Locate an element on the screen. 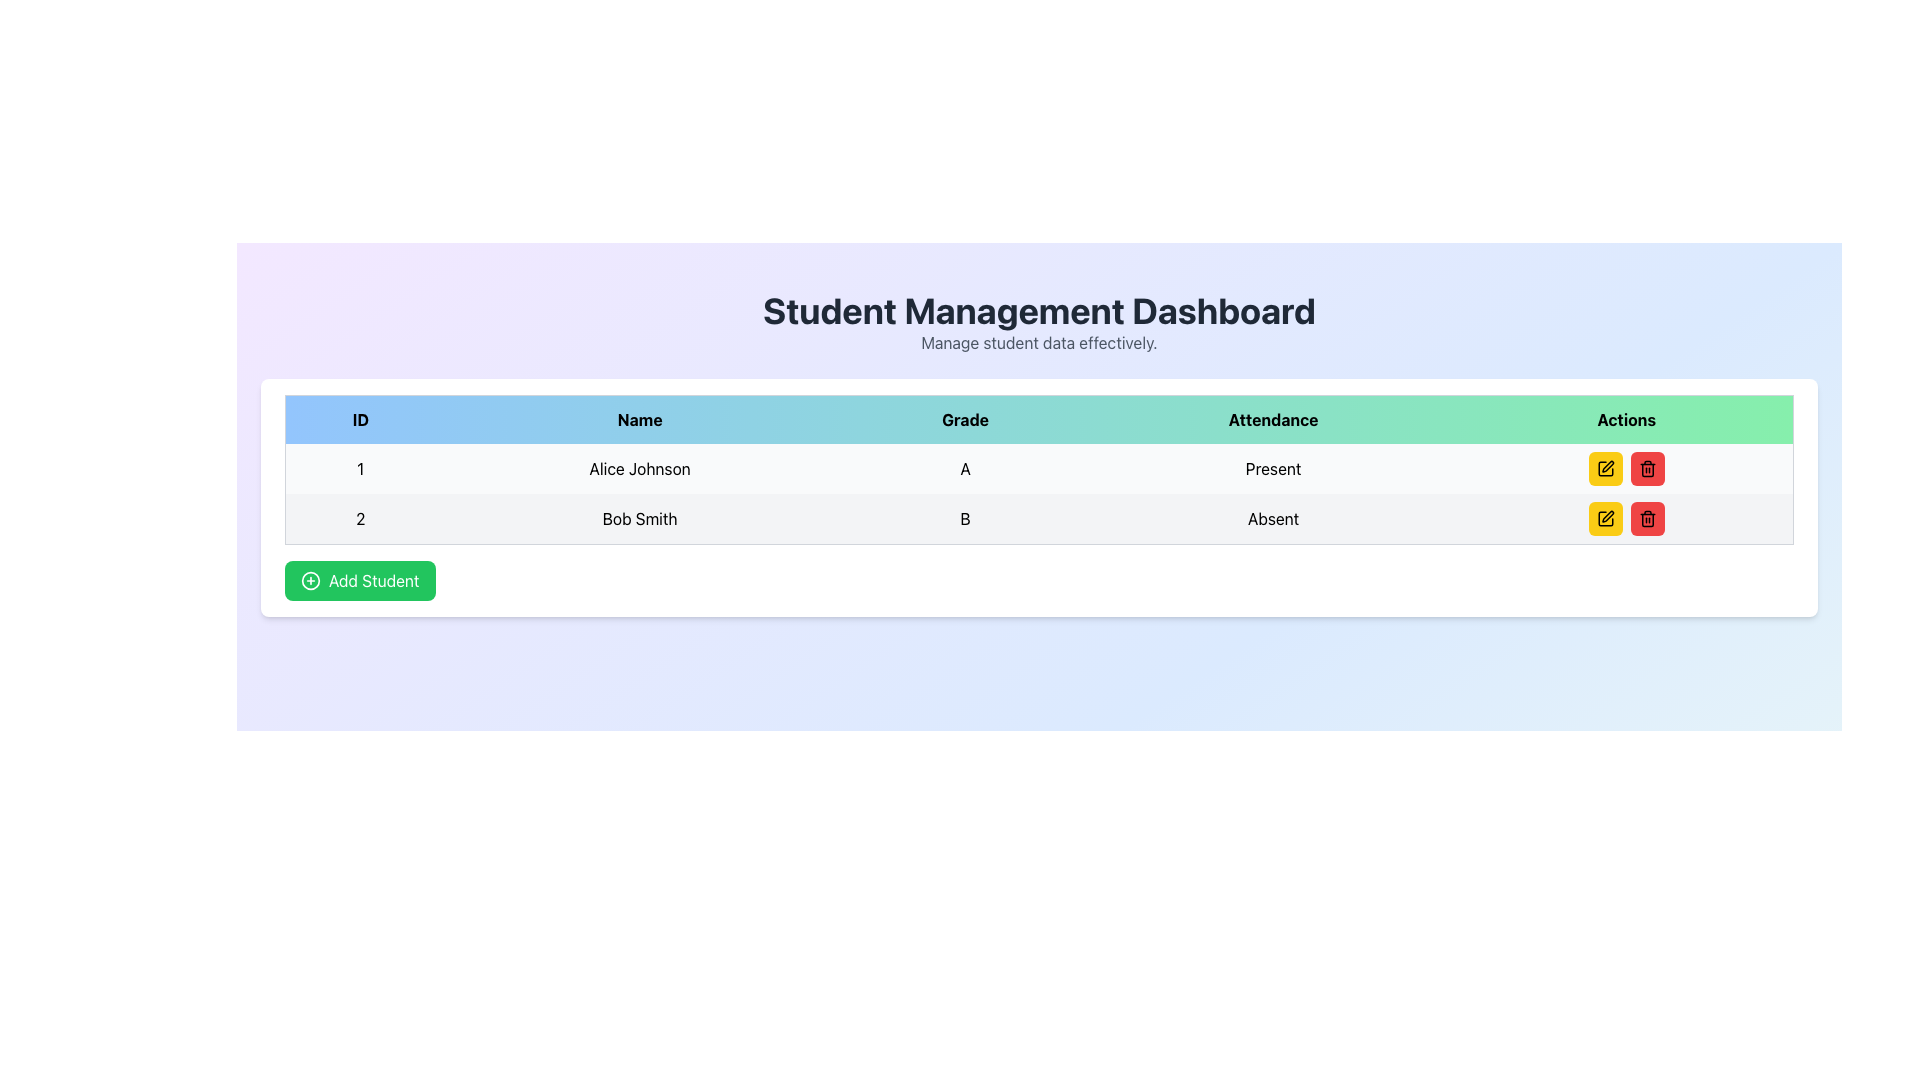 The height and width of the screenshot is (1080, 1920). the 'Add Student' button, which has a green background and white text is located at coordinates (360, 581).